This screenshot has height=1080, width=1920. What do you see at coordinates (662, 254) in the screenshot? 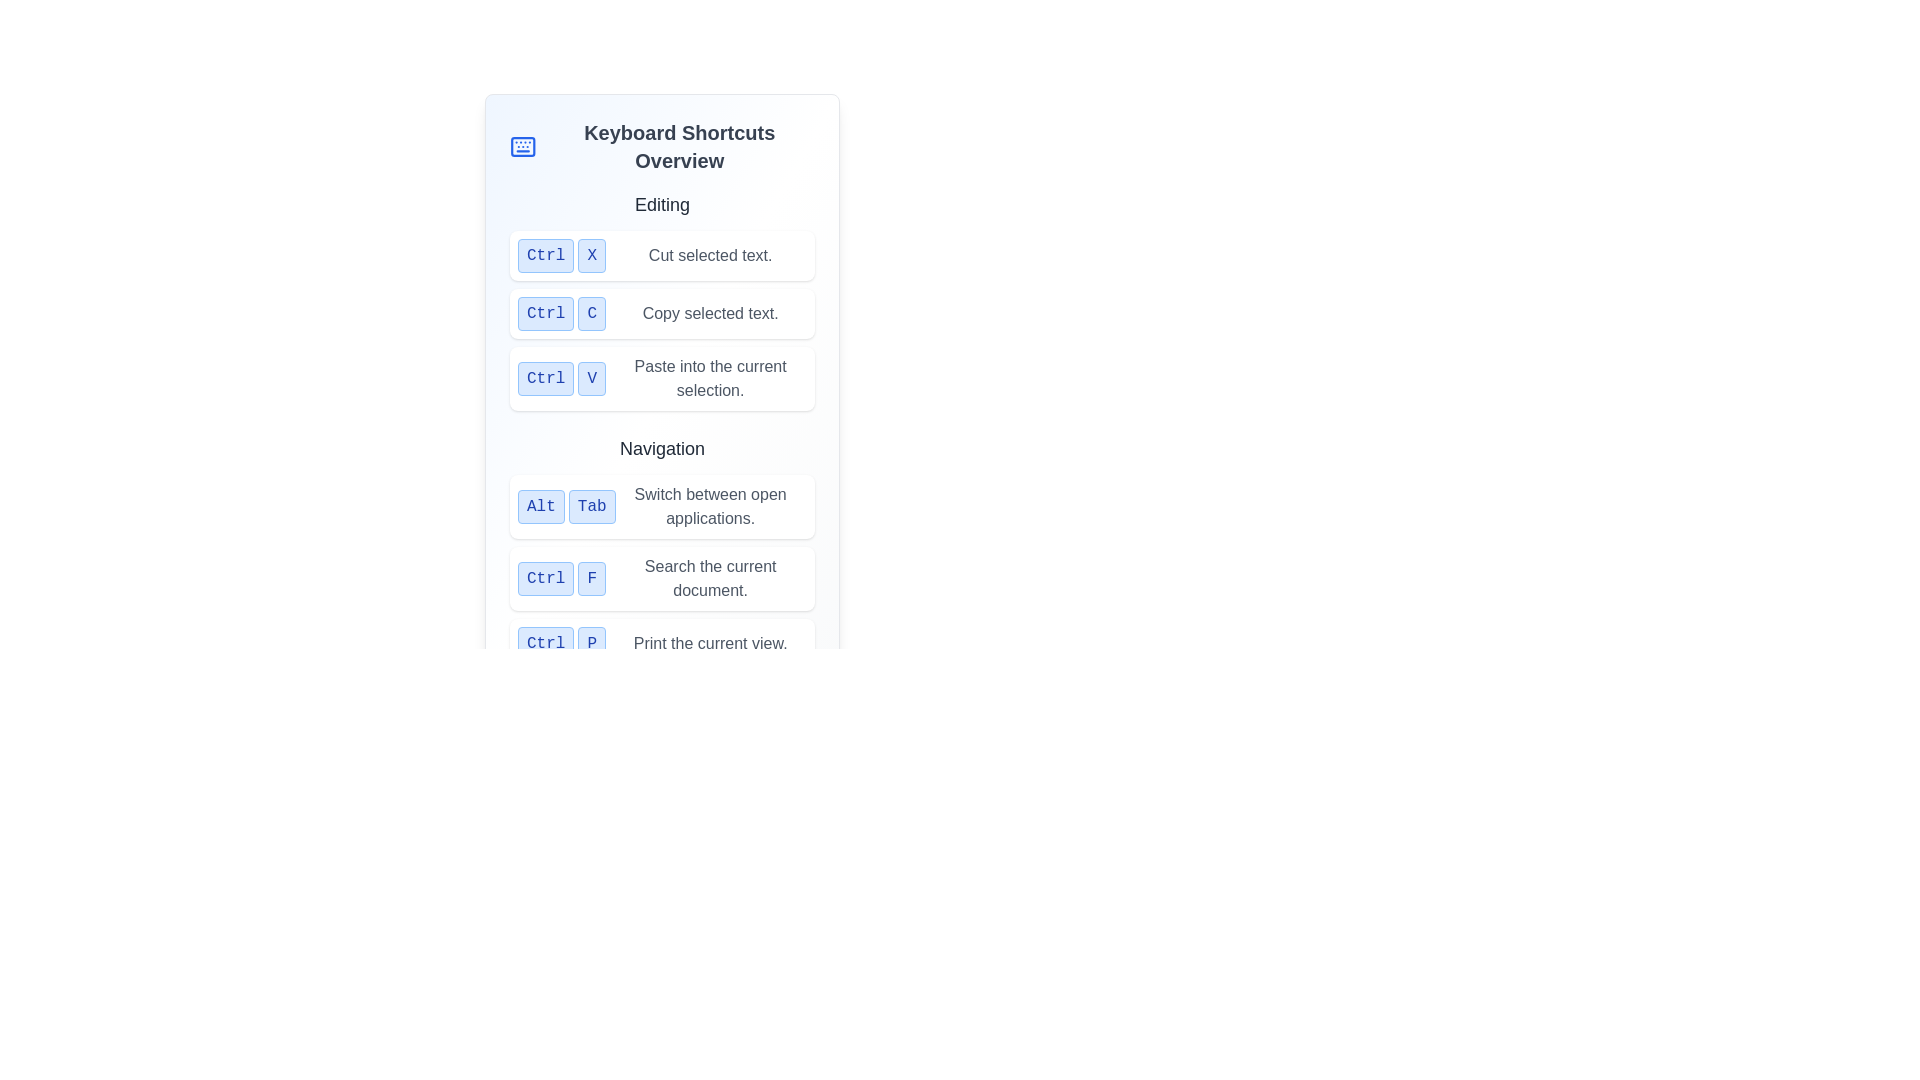
I see `the Label and description block that displays the keyboard shortcut 'Ctrl + X' for cutting selected text, which is styled with blue buttons and a white rounded background` at bounding box center [662, 254].